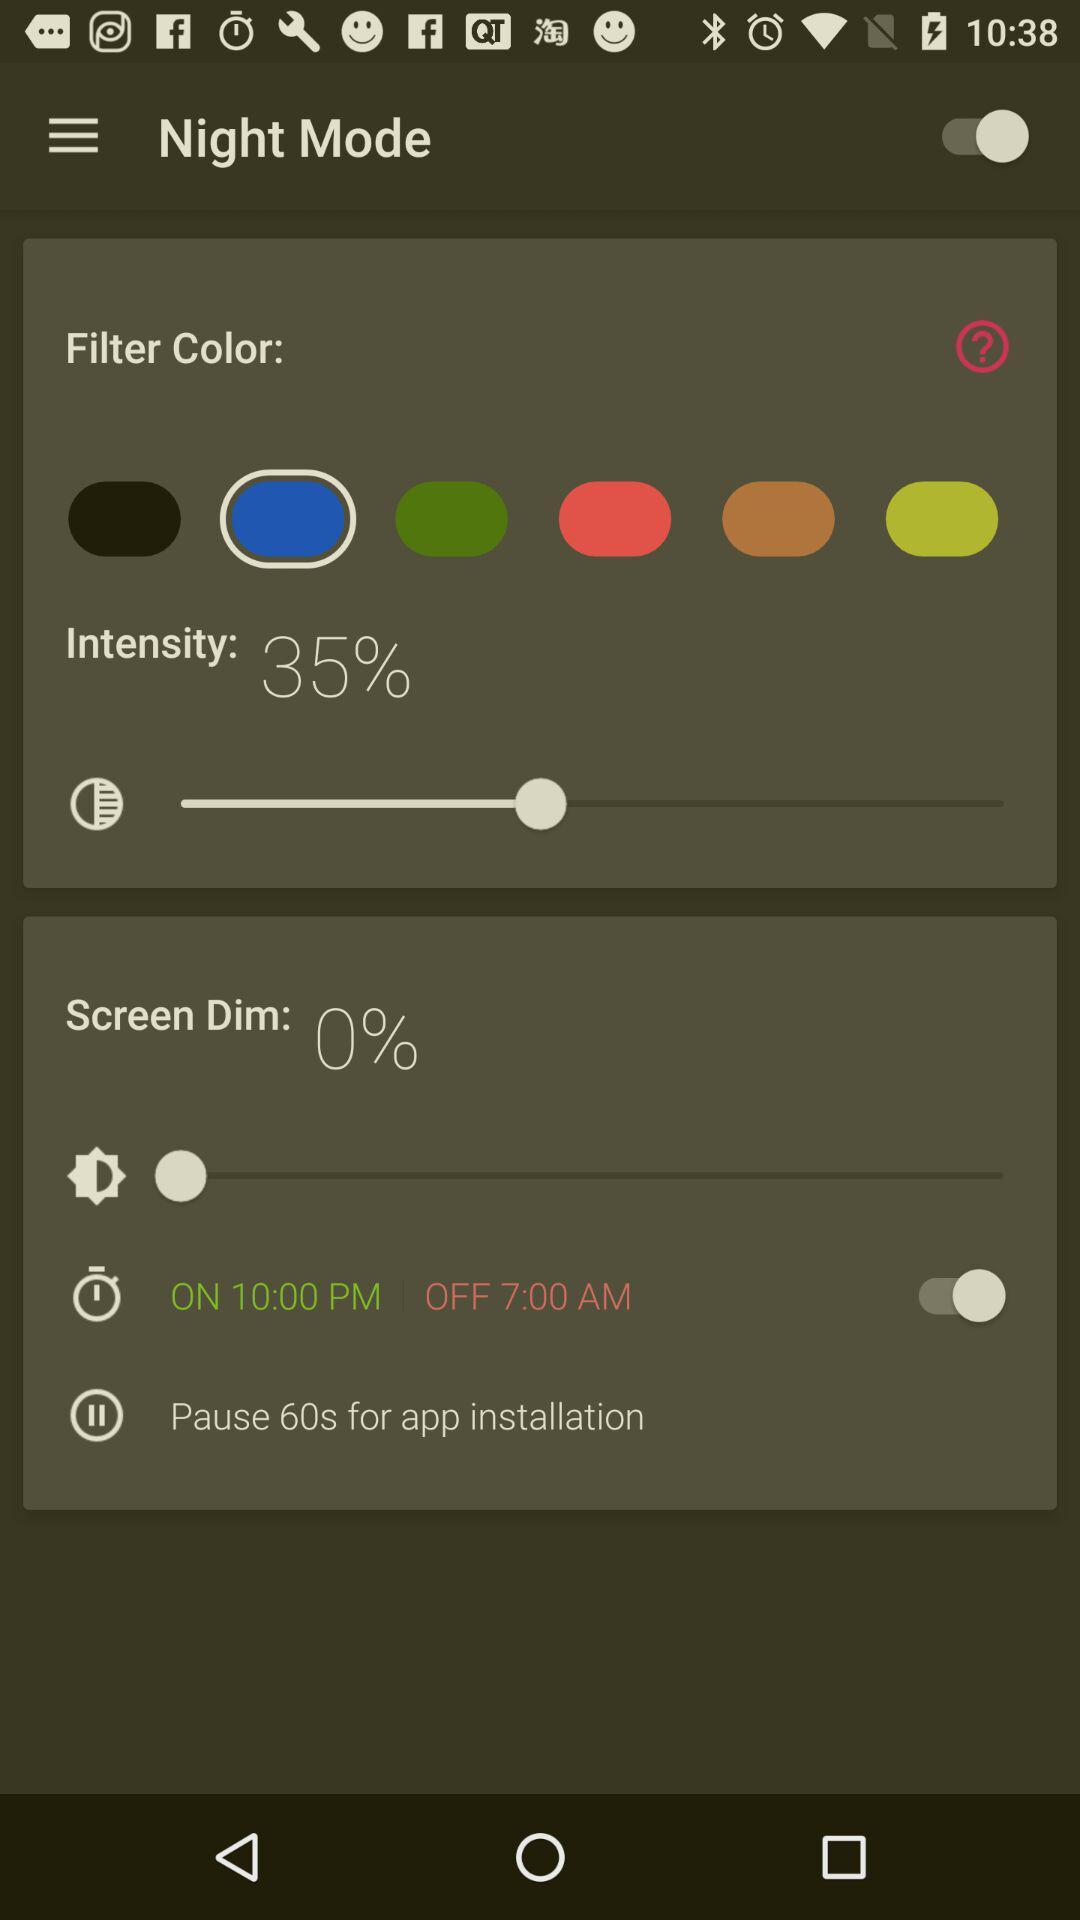 The height and width of the screenshot is (1920, 1080). I want to click on timer, so click(951, 1295).